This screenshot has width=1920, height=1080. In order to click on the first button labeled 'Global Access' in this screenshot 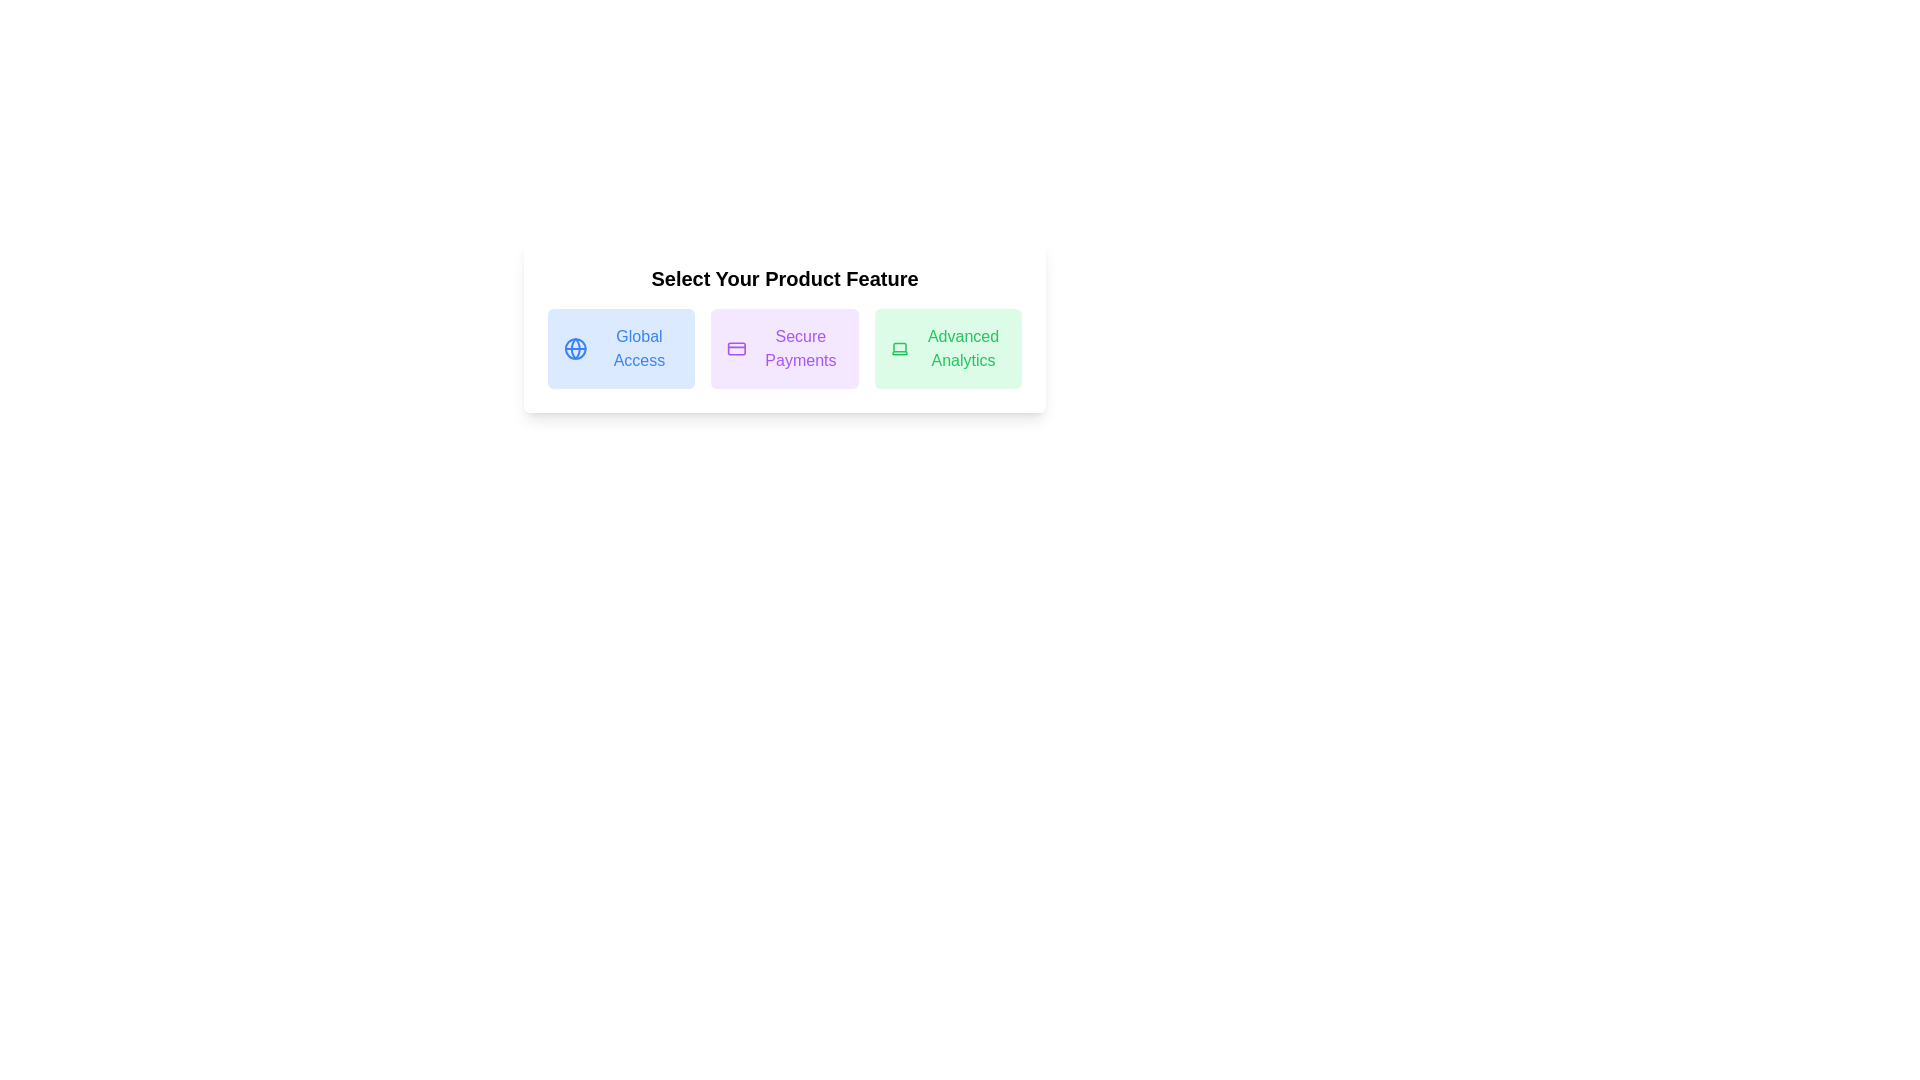, I will do `click(620, 347)`.